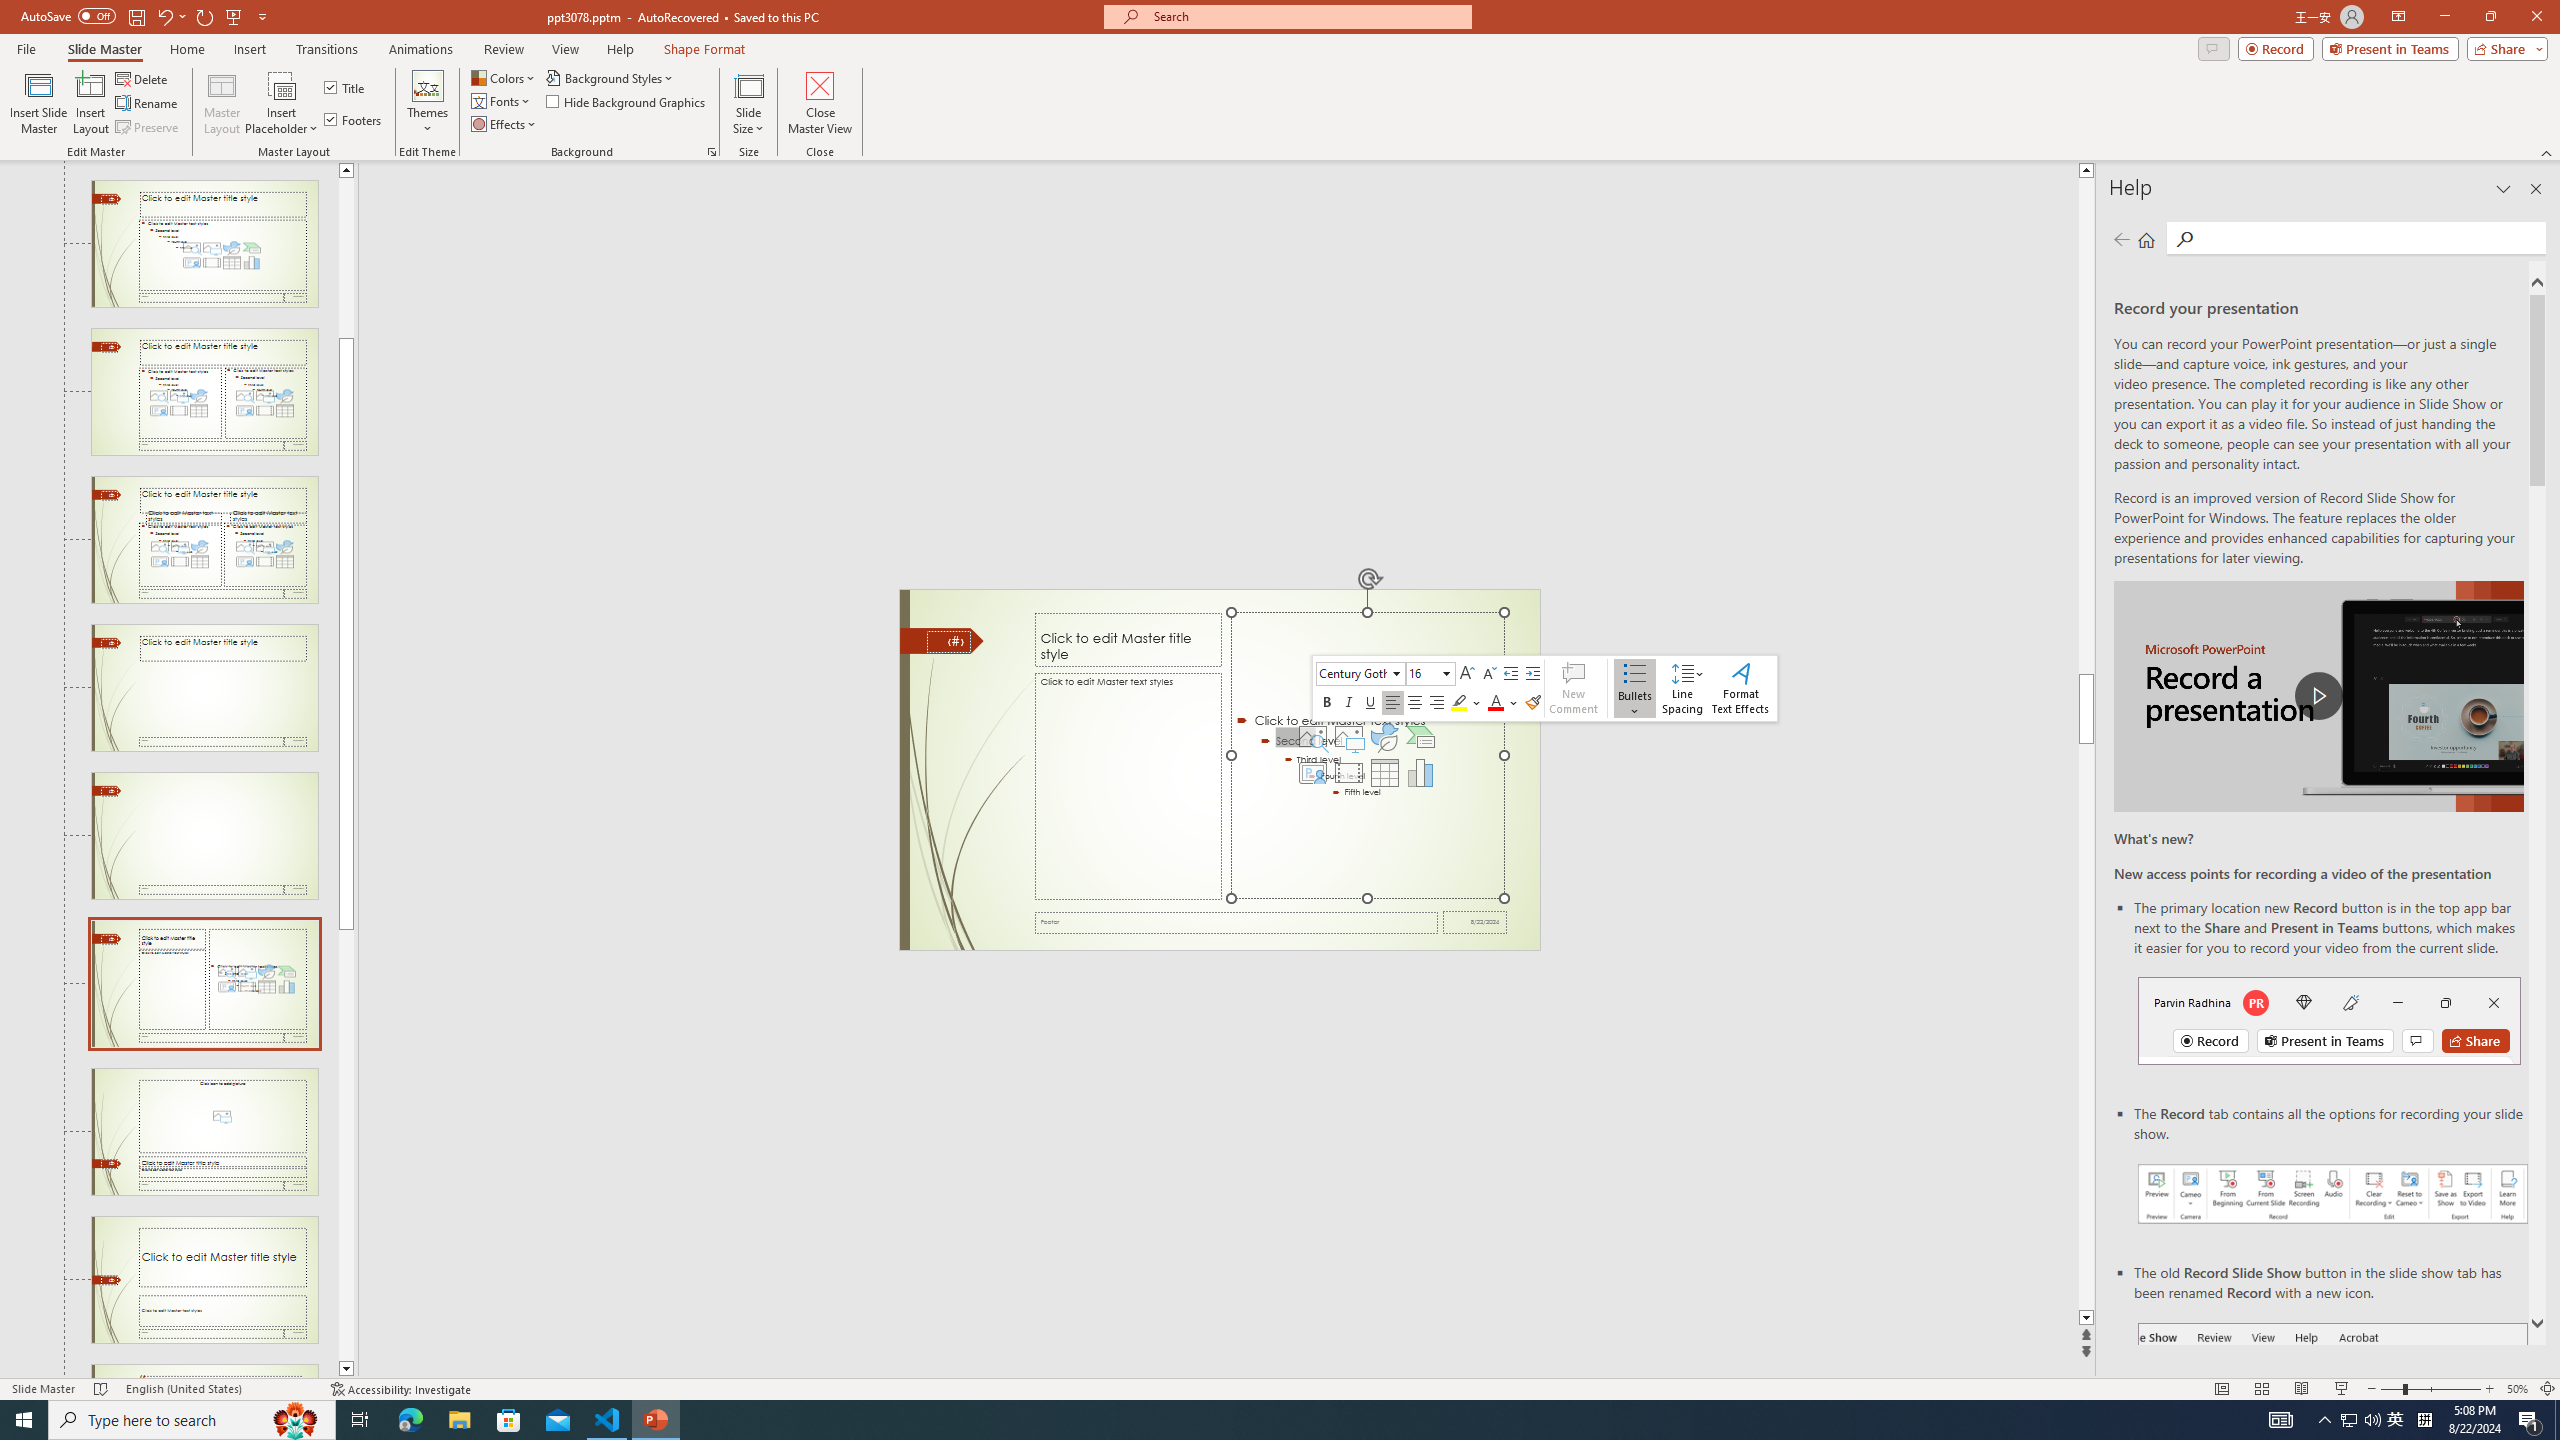 The image size is (2560, 1440). I want to click on 'Preserve', so click(147, 127).